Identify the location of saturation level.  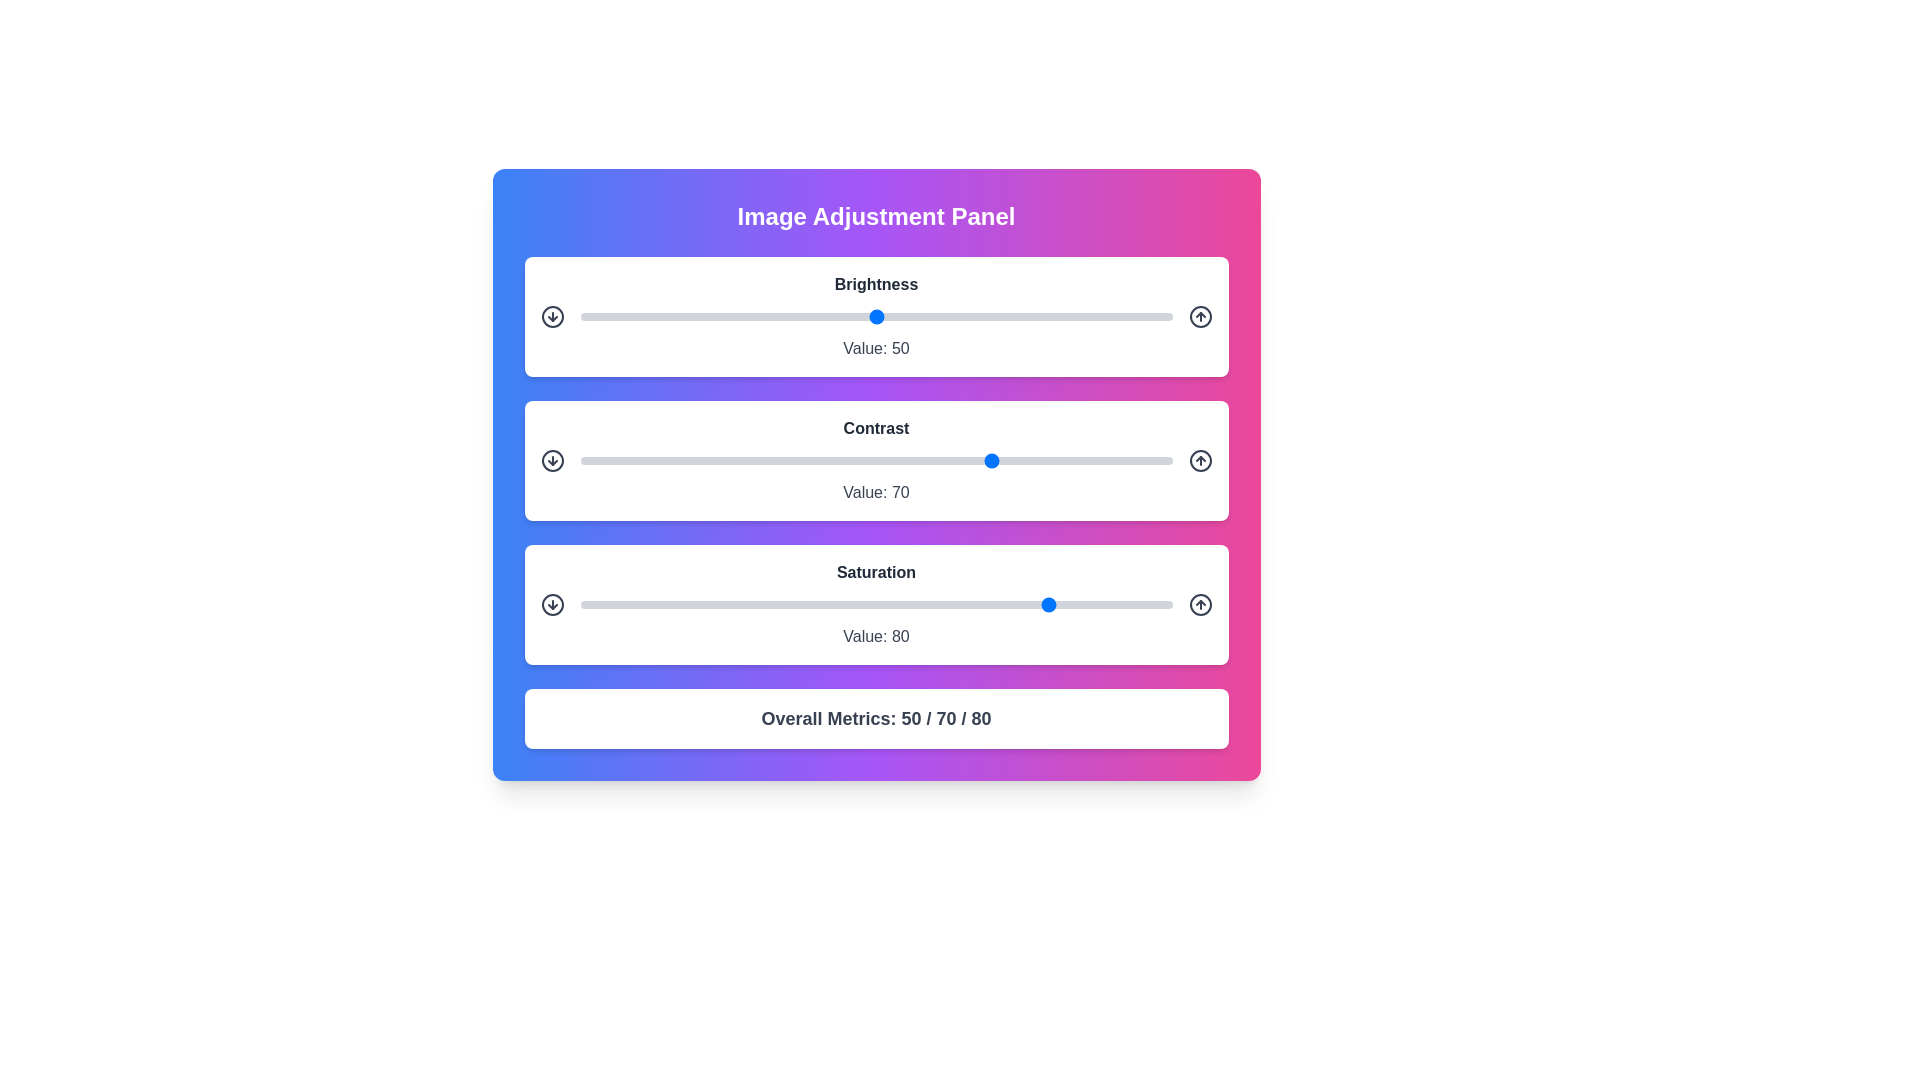
(983, 604).